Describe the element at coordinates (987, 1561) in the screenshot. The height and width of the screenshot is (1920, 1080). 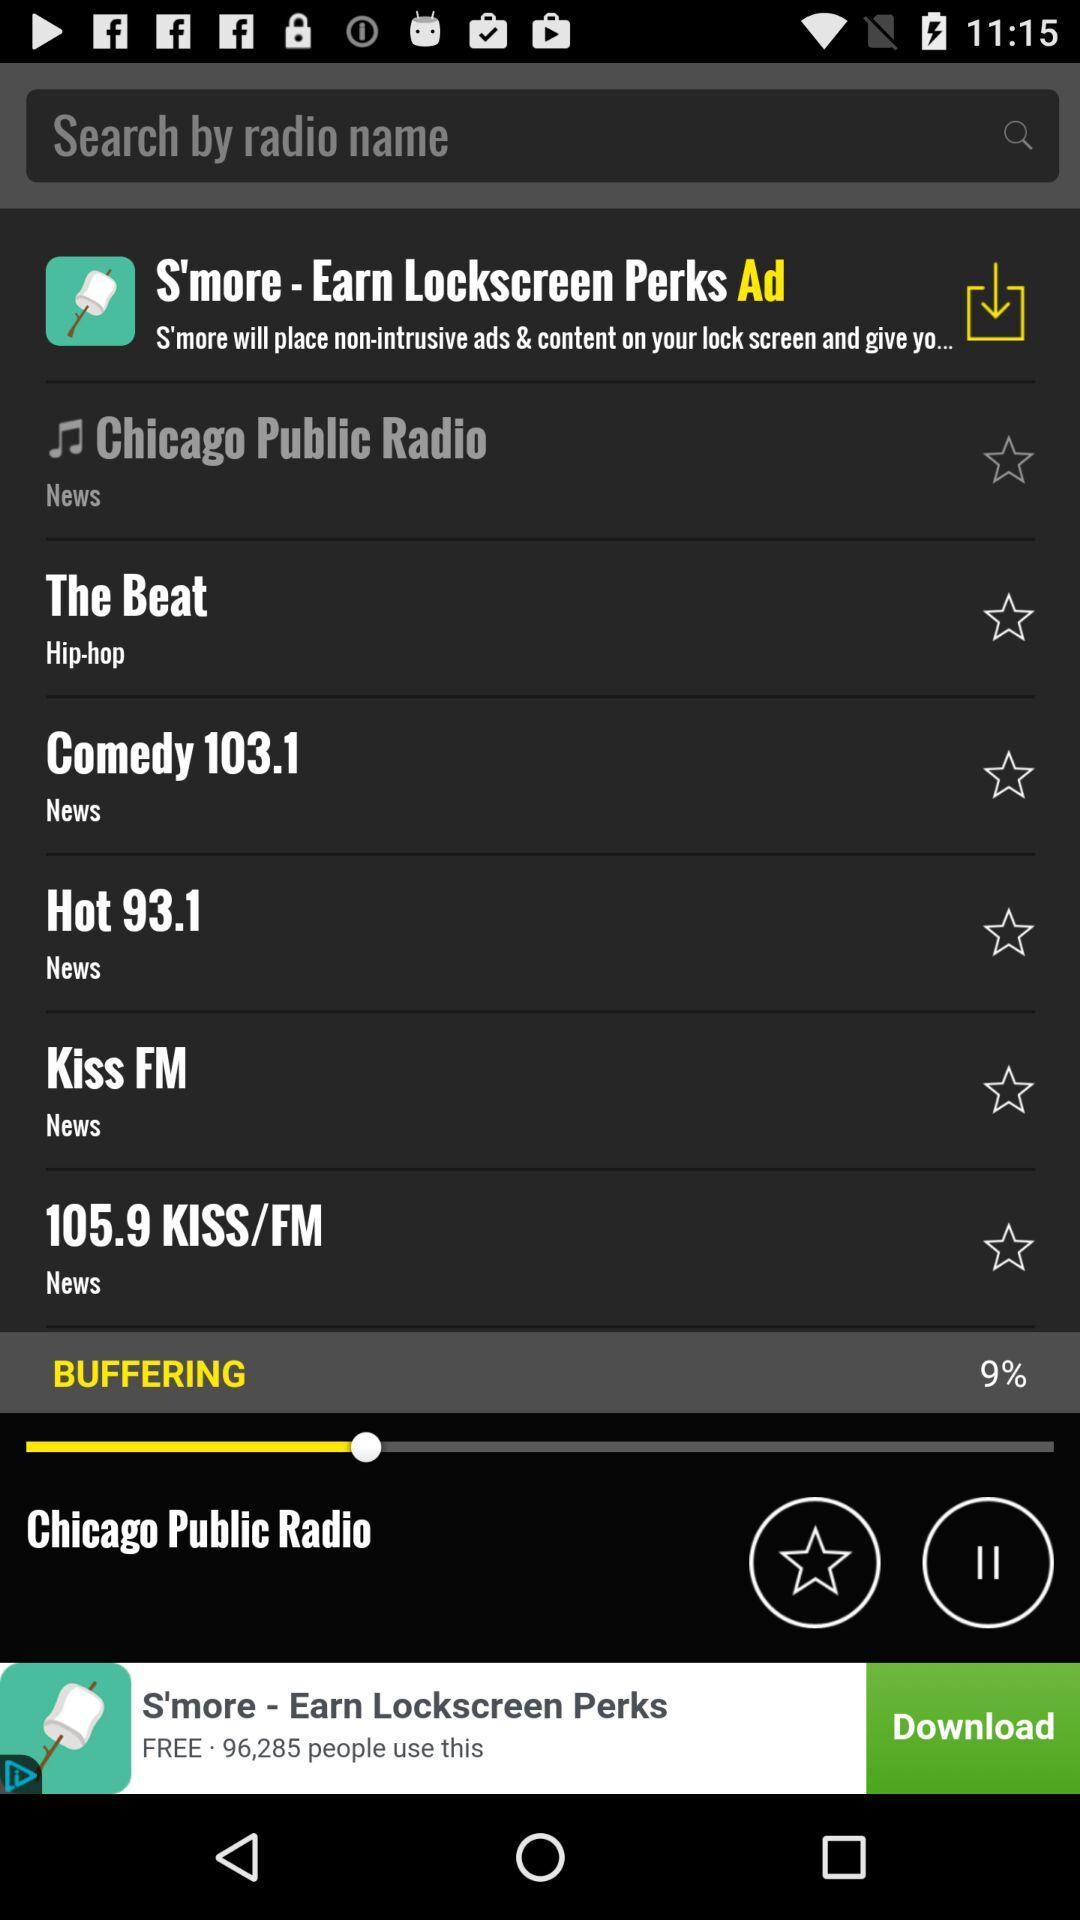
I see `pause or play` at that location.